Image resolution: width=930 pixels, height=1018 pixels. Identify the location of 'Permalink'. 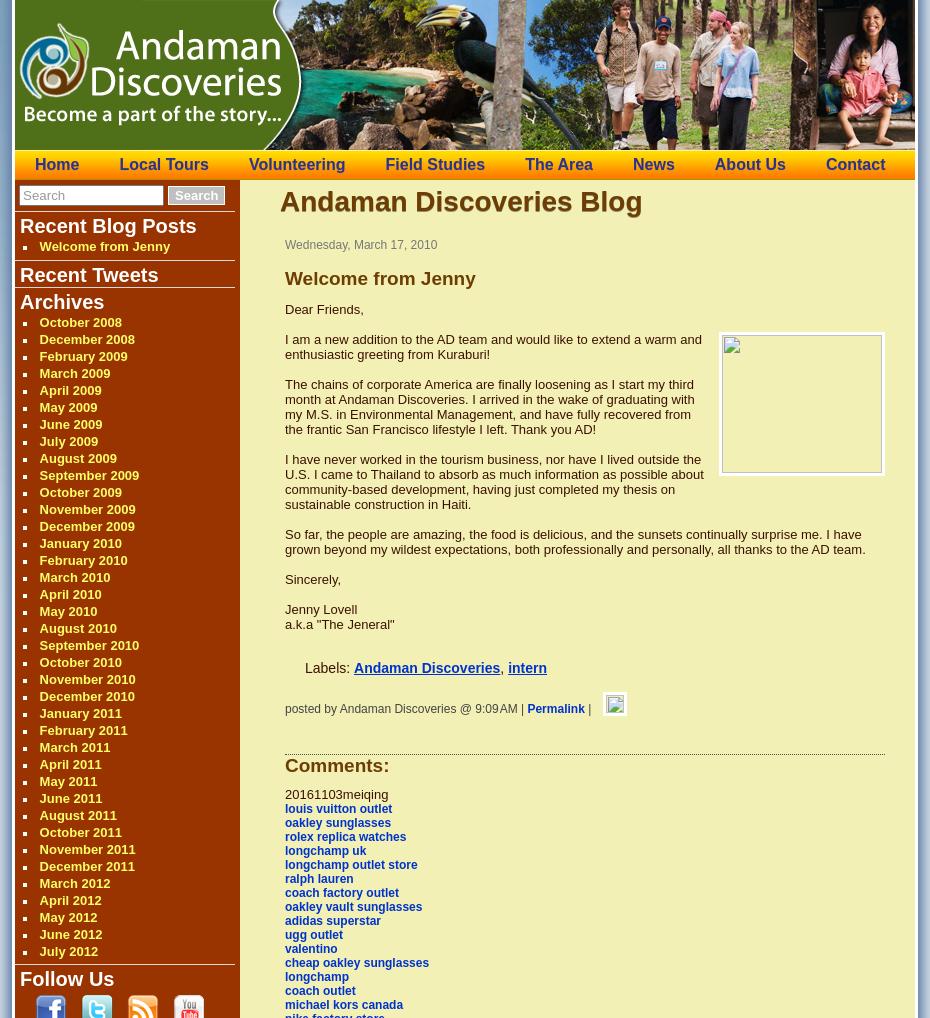
(555, 708).